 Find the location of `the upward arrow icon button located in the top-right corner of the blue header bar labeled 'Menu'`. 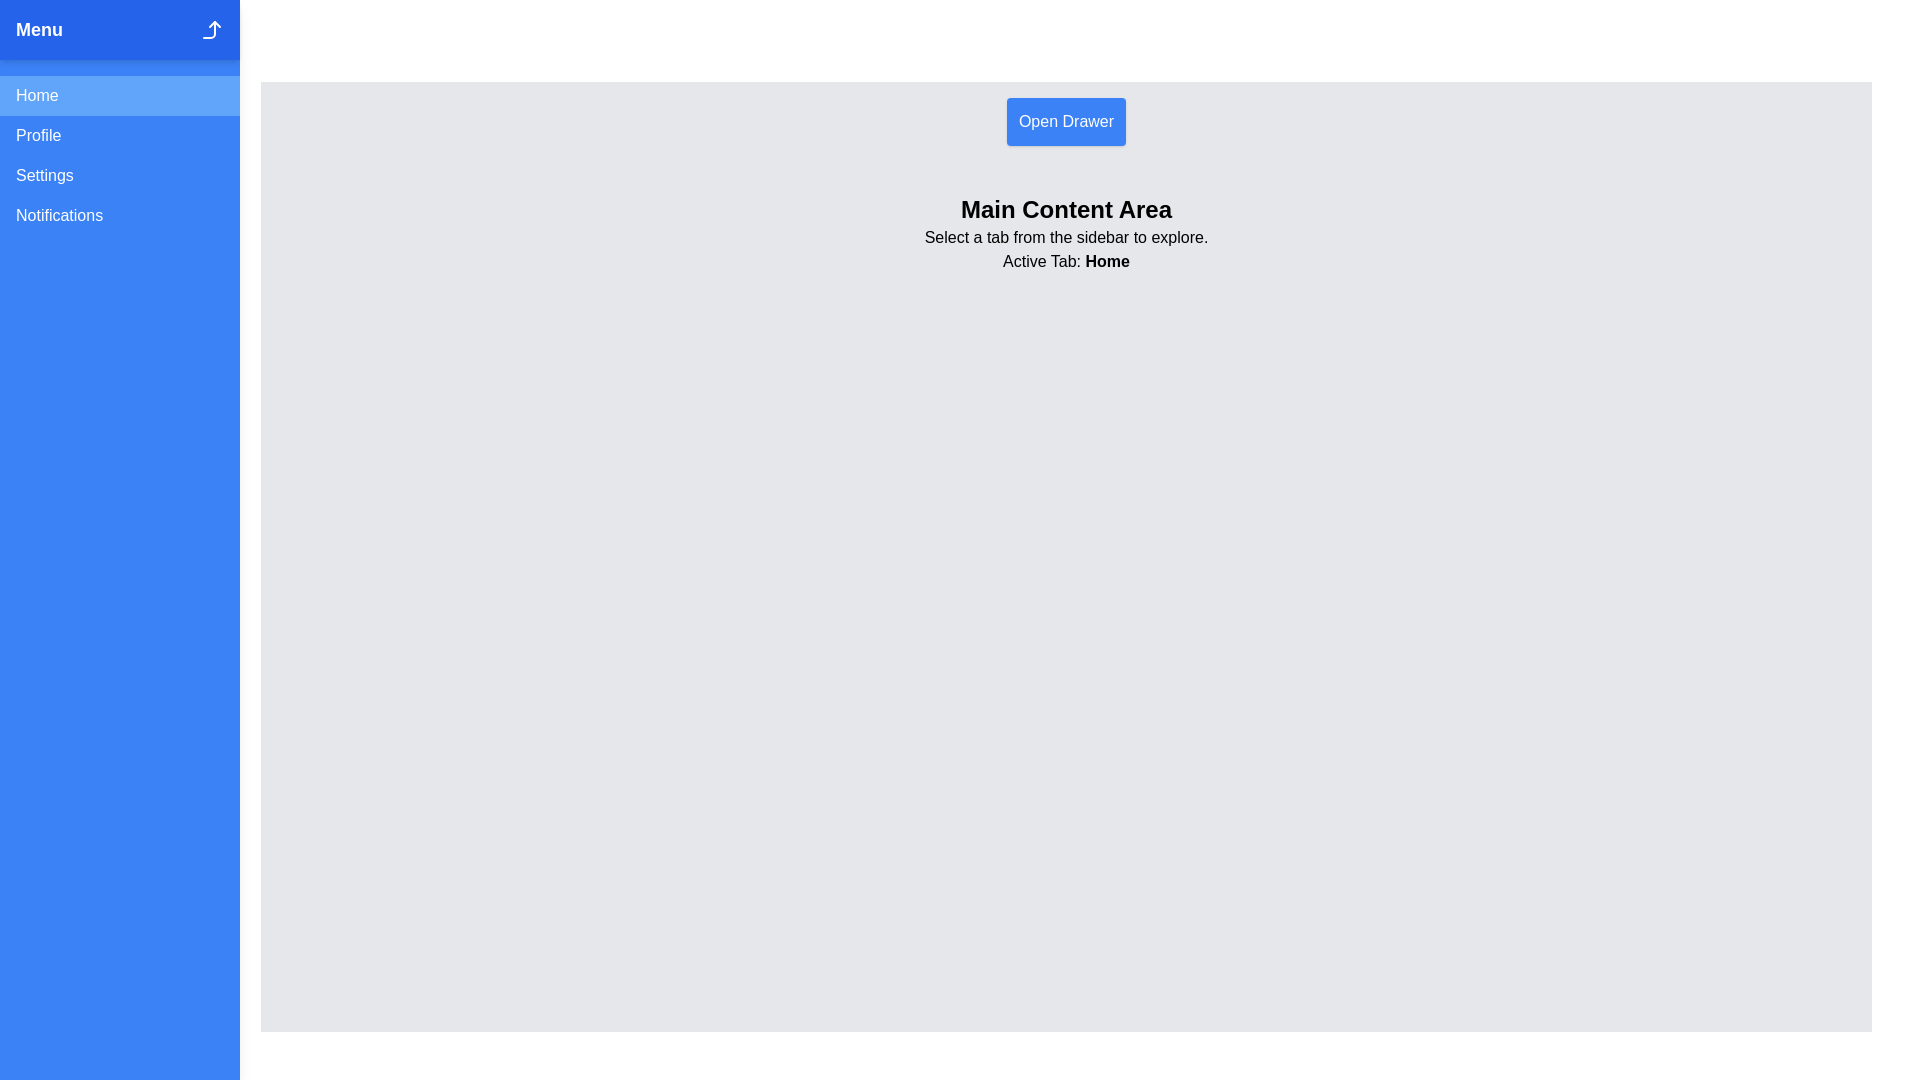

the upward arrow icon button located in the top-right corner of the blue header bar labeled 'Menu' is located at coordinates (211, 30).